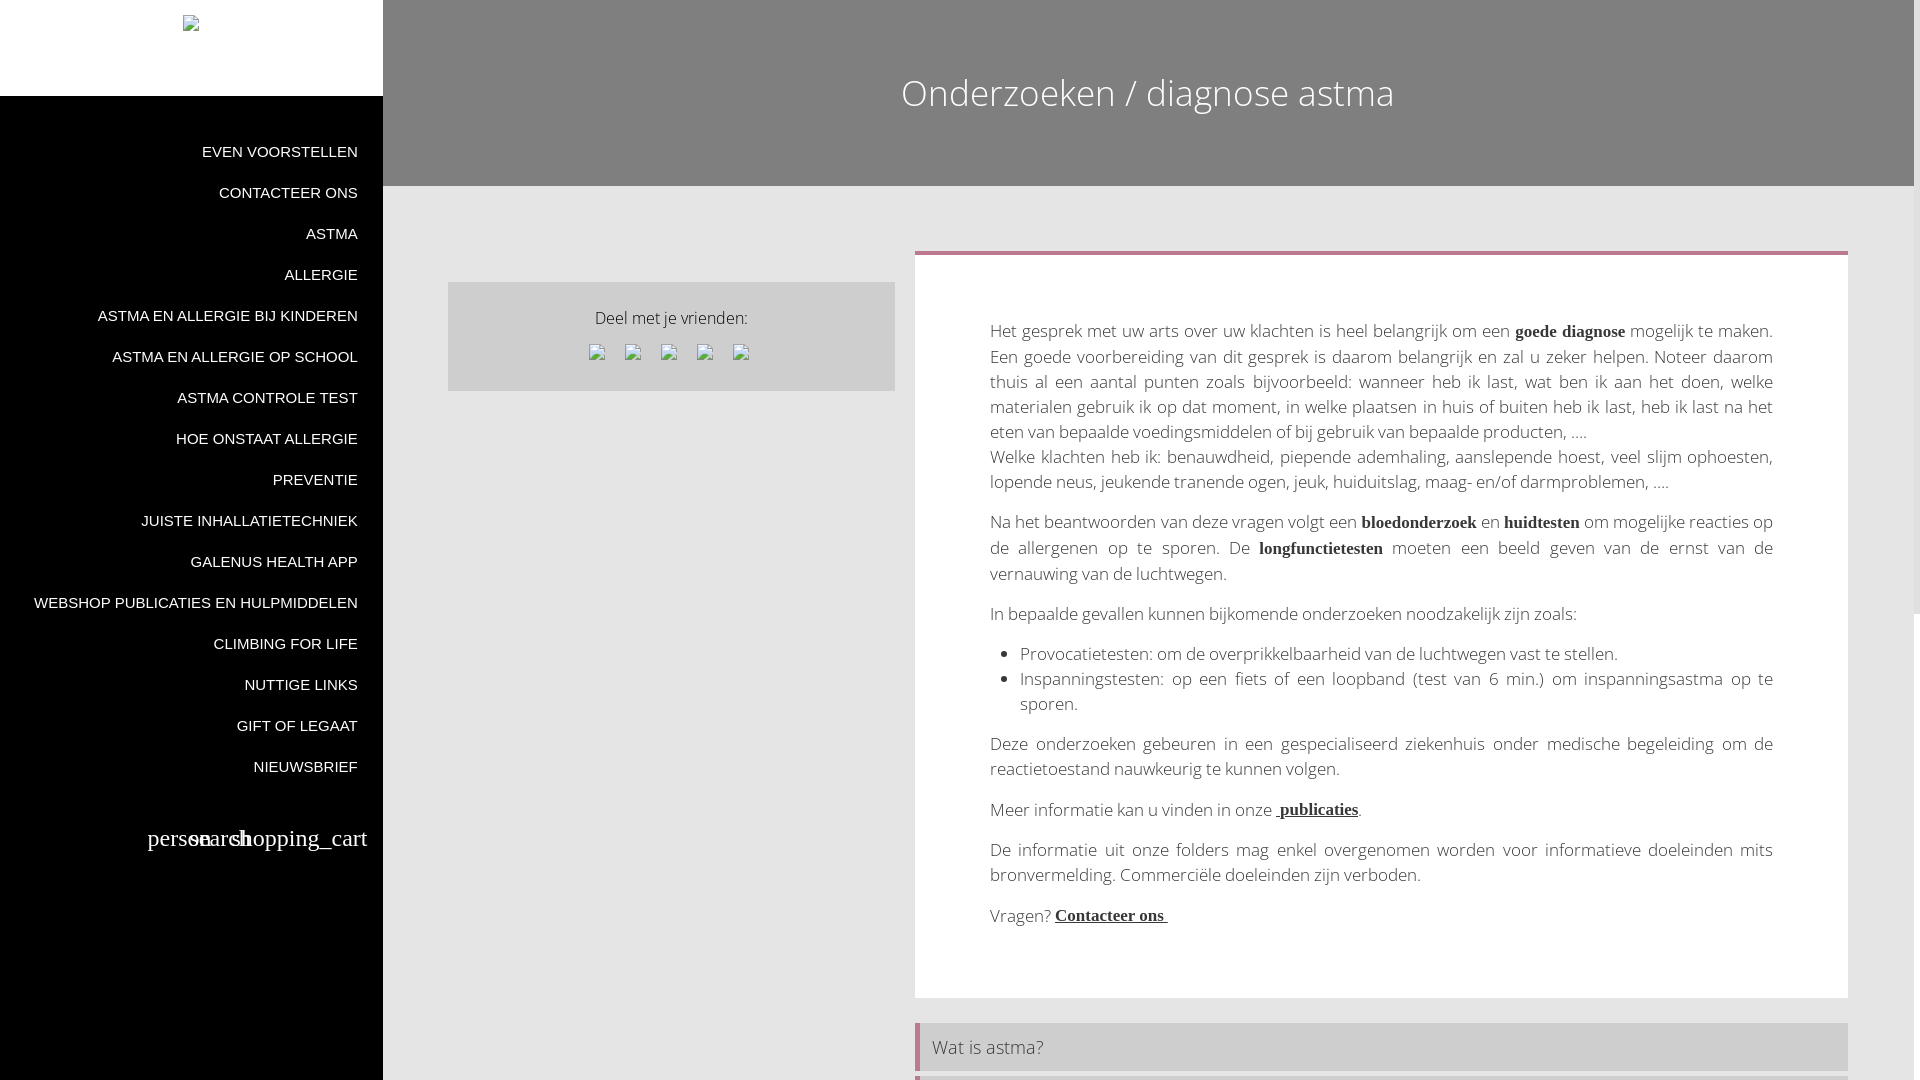 The image size is (1920, 1080). I want to click on 'Astma en Allergiekoepel vzw', so click(191, 23).